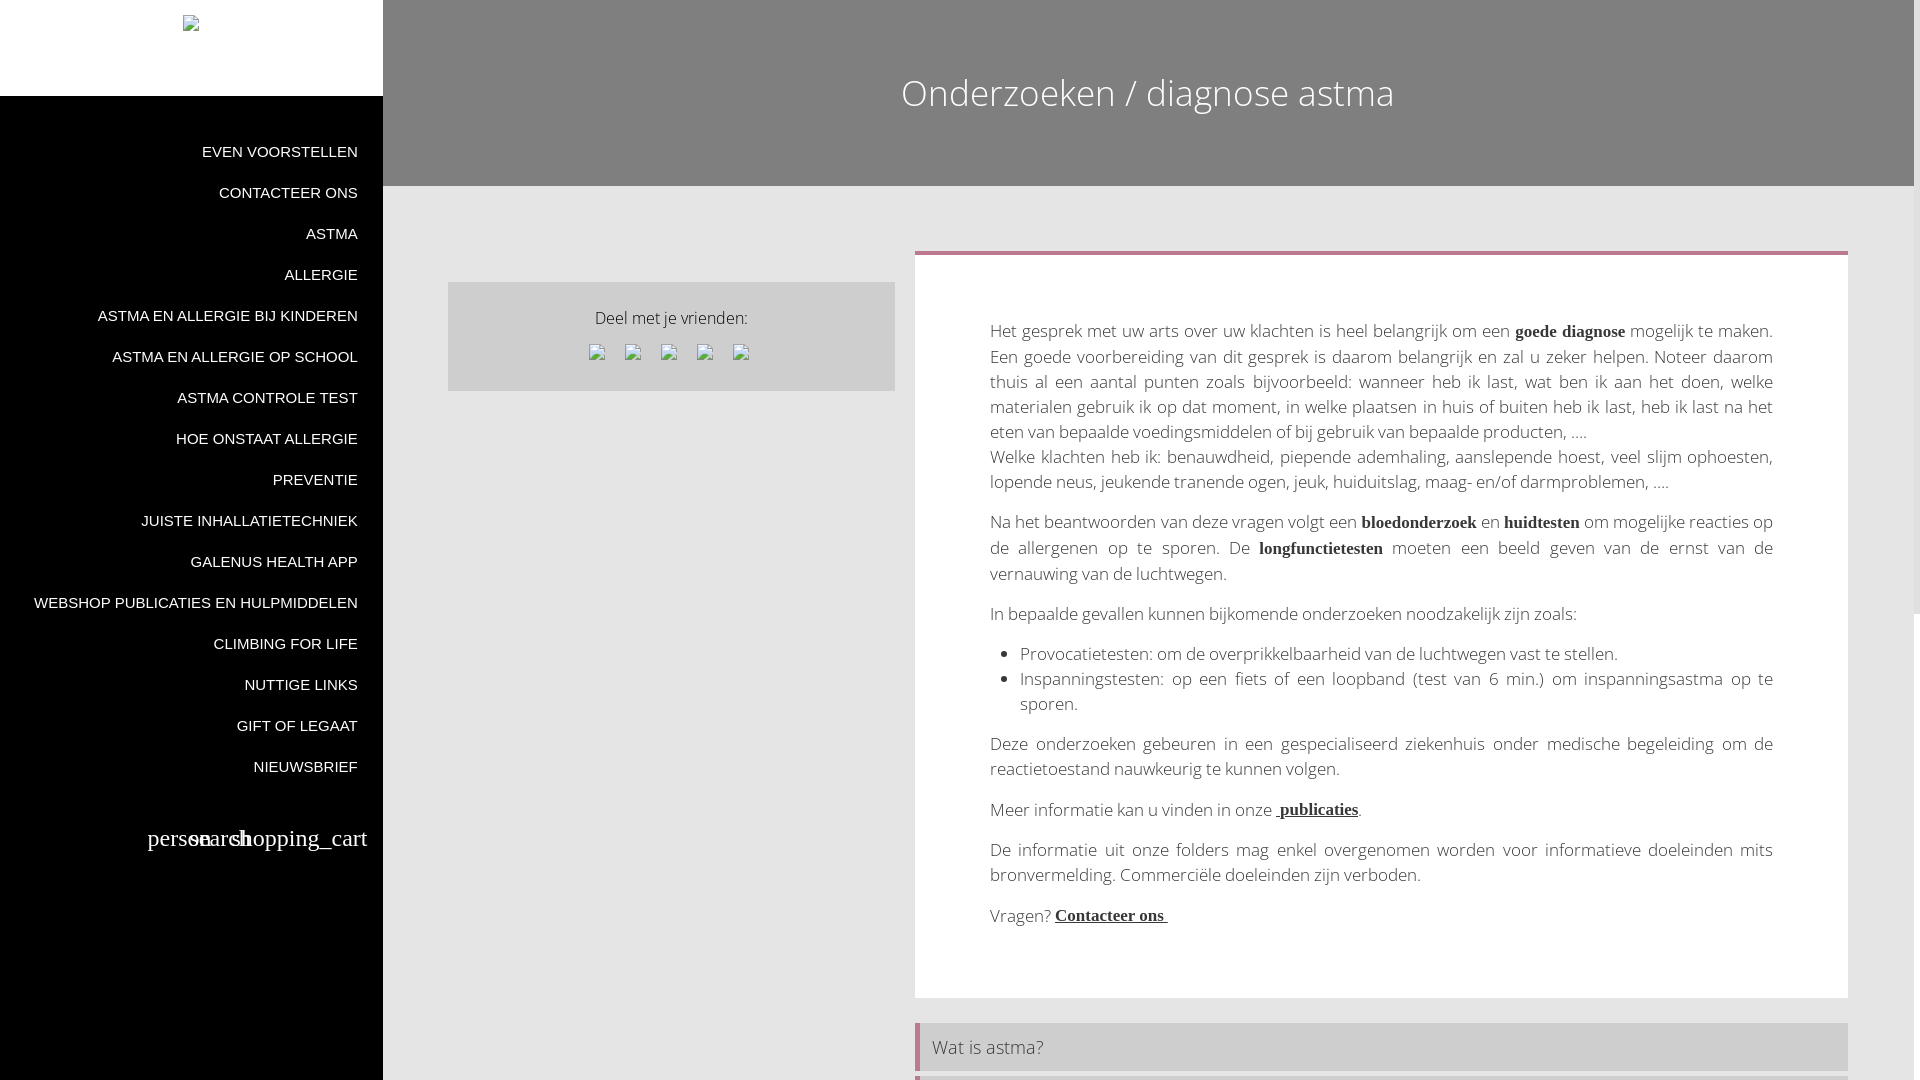 The image size is (1920, 1080). I want to click on 'Astma en Allergiekoepel vzw', so click(191, 23).